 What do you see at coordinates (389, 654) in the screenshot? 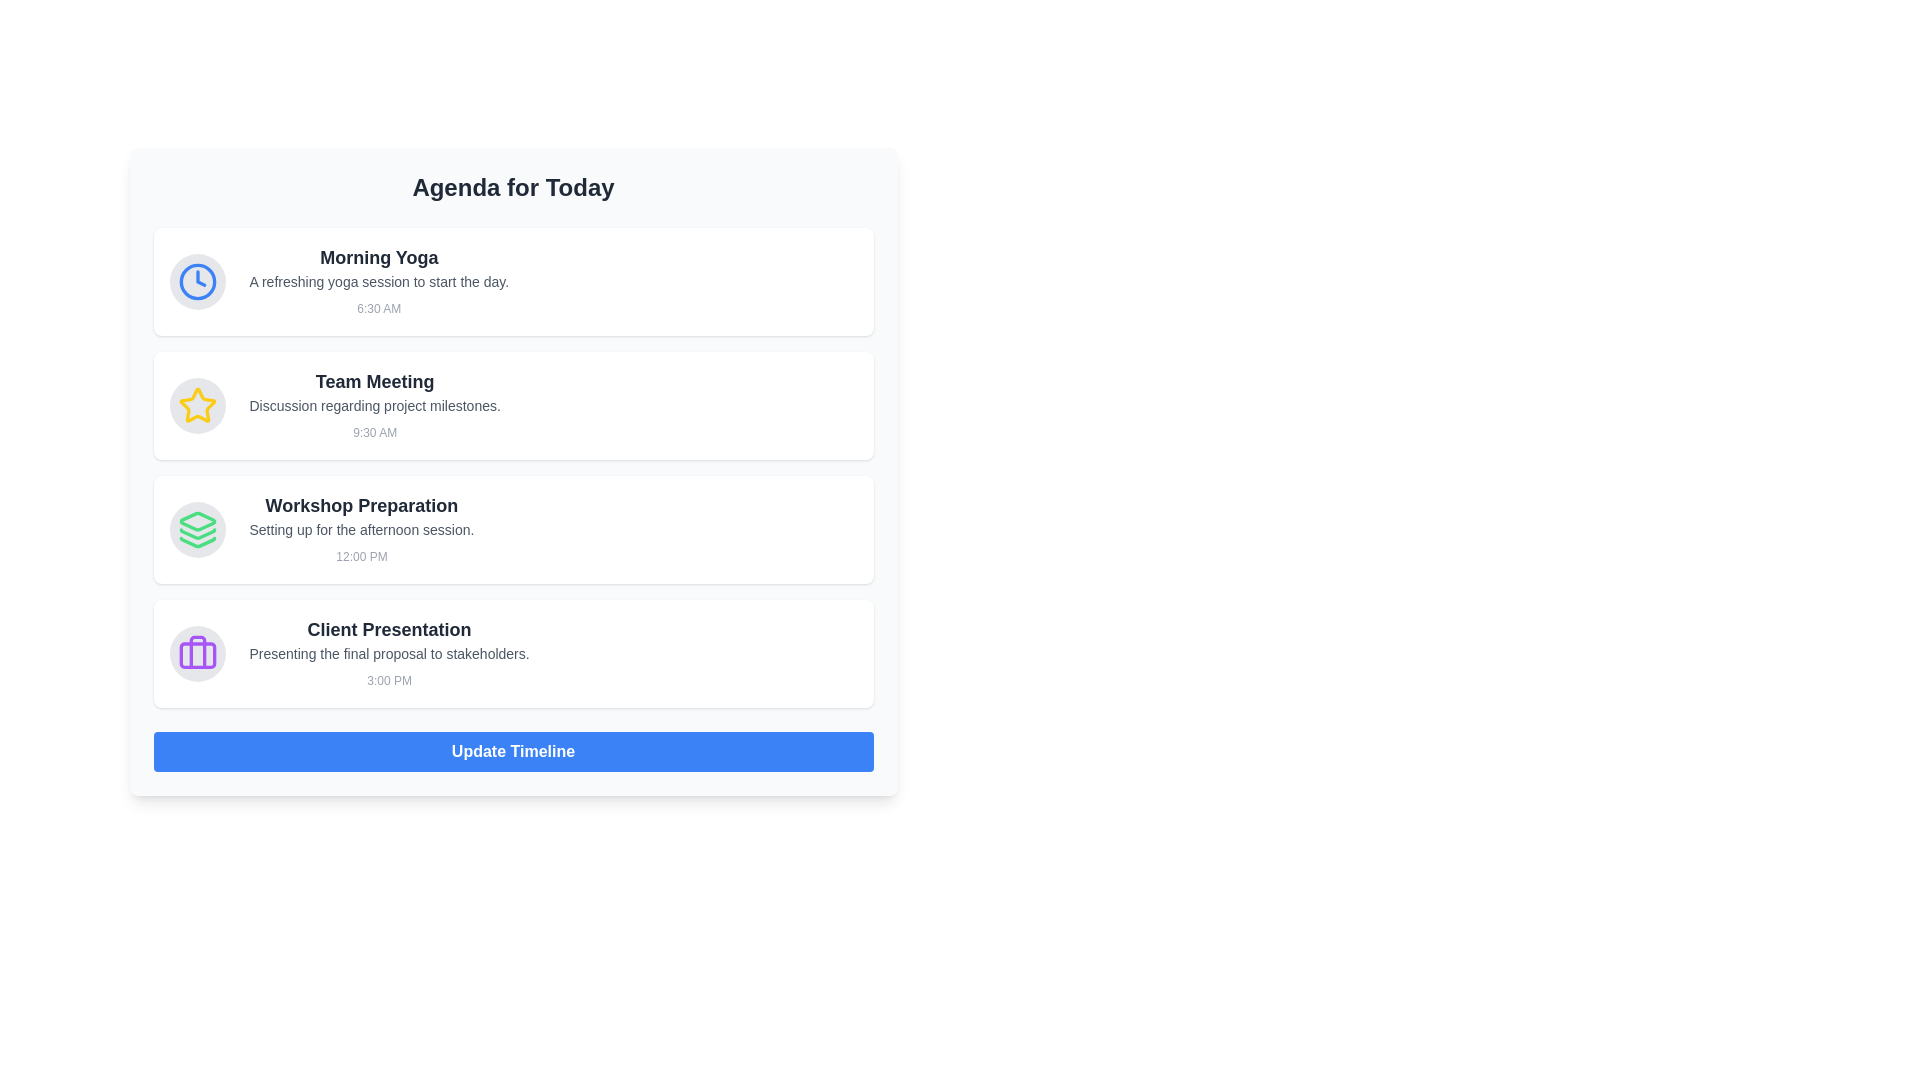
I see `the List item featuring the bold title 'Client Presentation', which includes a secondary description and a timestamp, positioned as the fourth entry in the vertical list` at bounding box center [389, 654].